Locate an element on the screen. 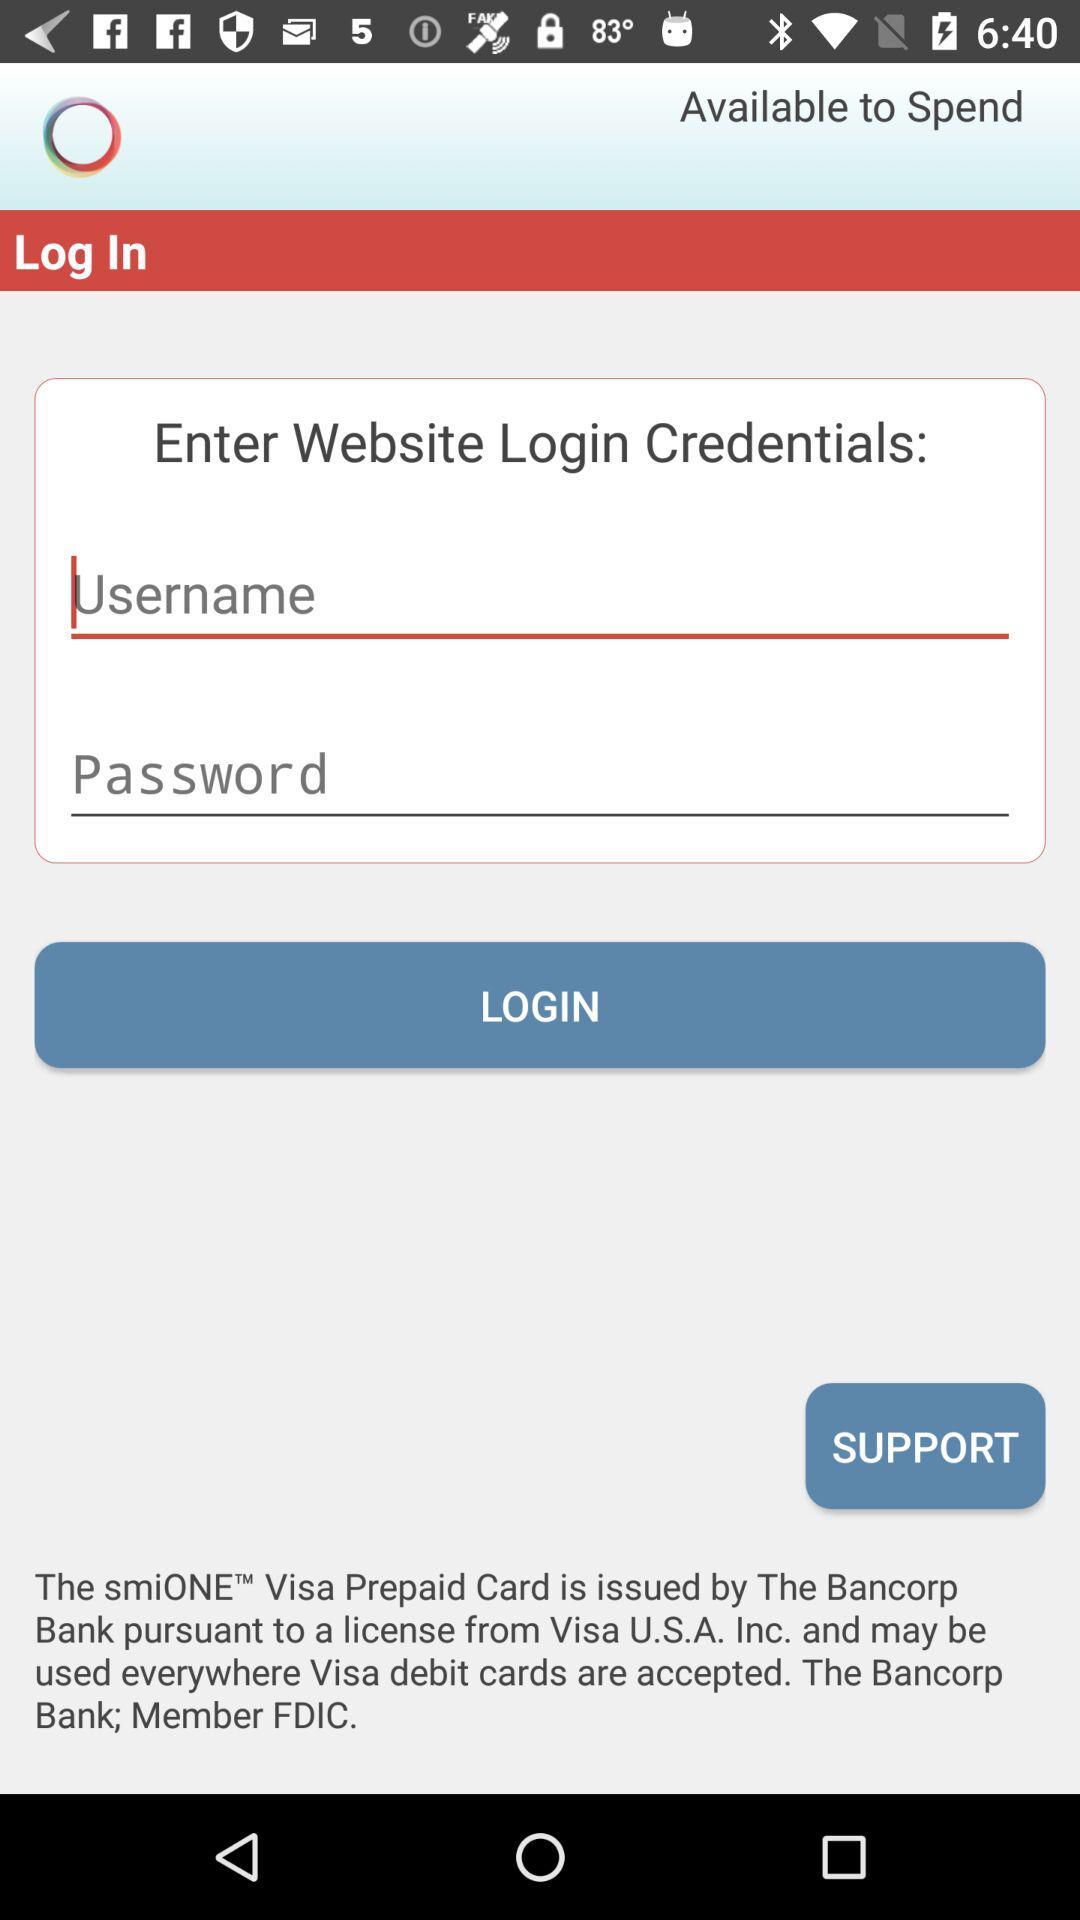  item below enter website login icon is located at coordinates (540, 592).